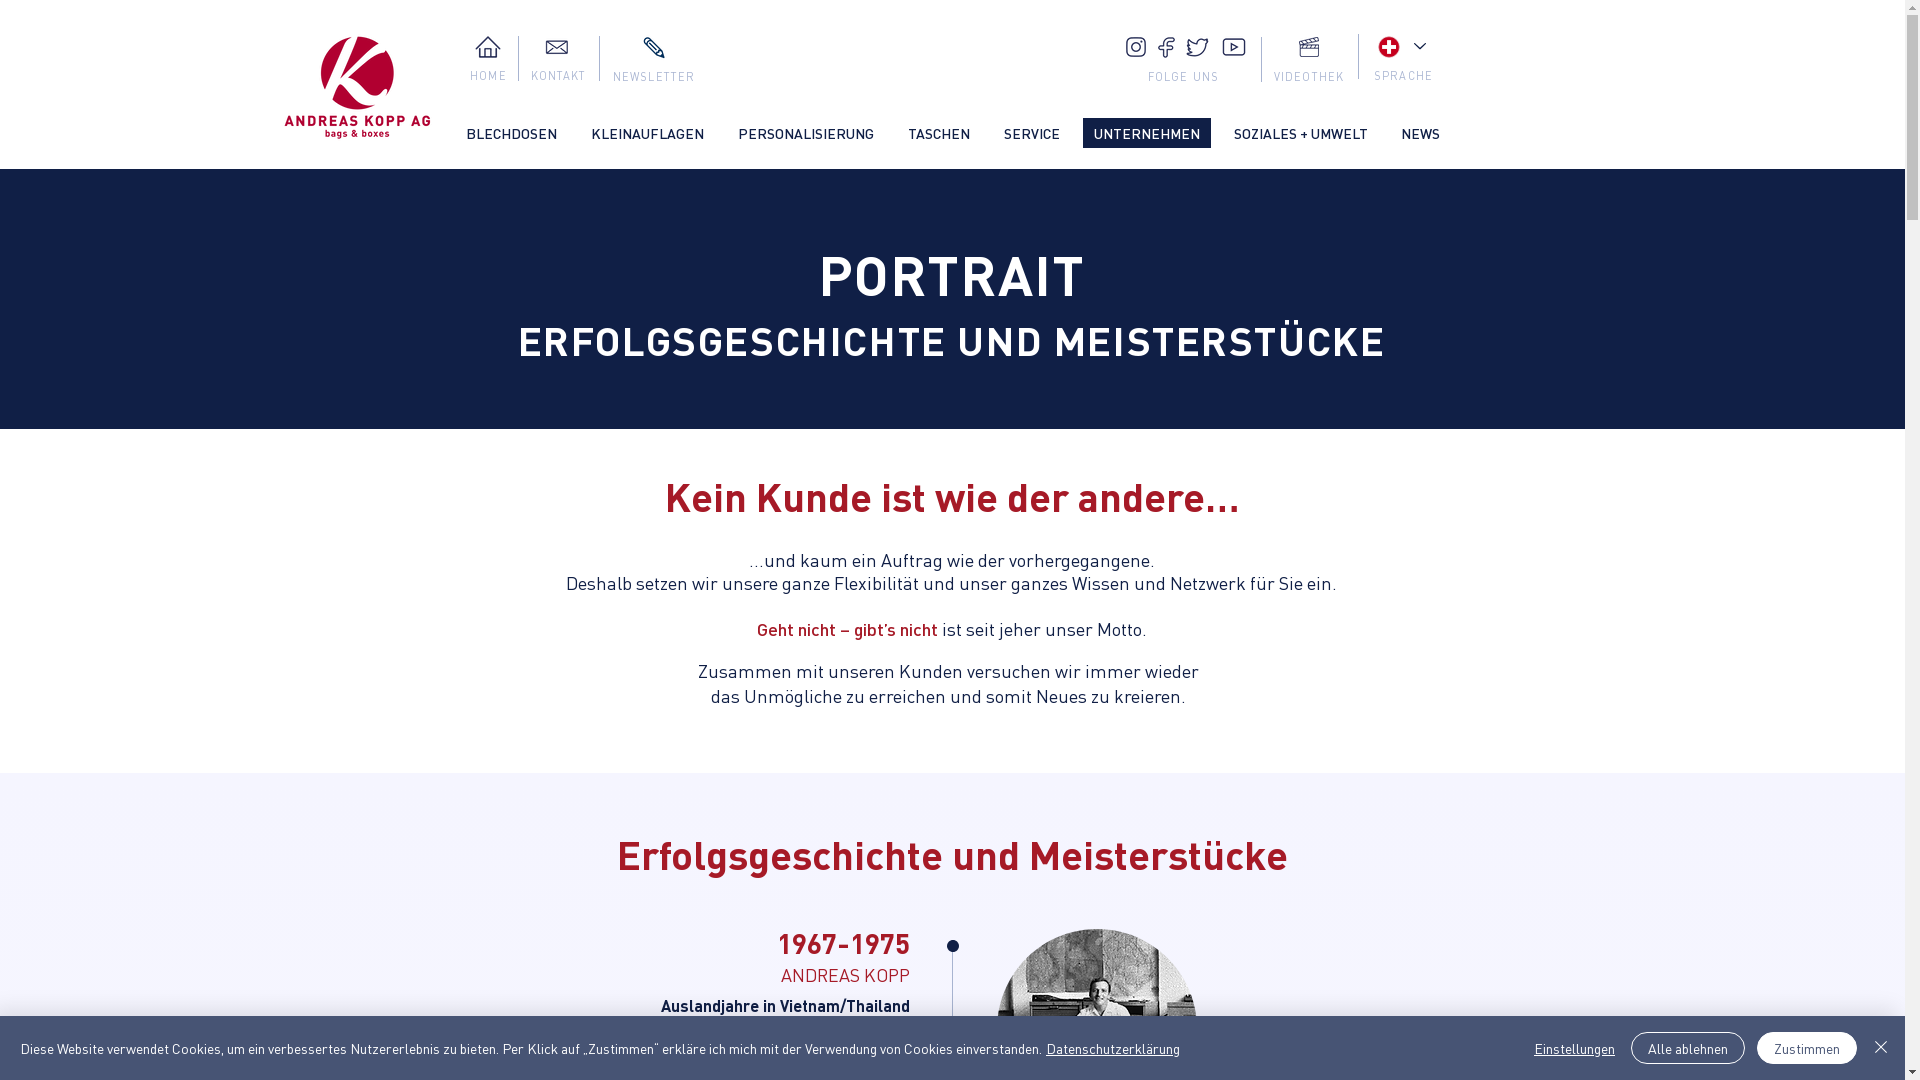 This screenshot has width=1920, height=1080. What do you see at coordinates (556, 45) in the screenshot?
I see `'Kontakt'` at bounding box center [556, 45].